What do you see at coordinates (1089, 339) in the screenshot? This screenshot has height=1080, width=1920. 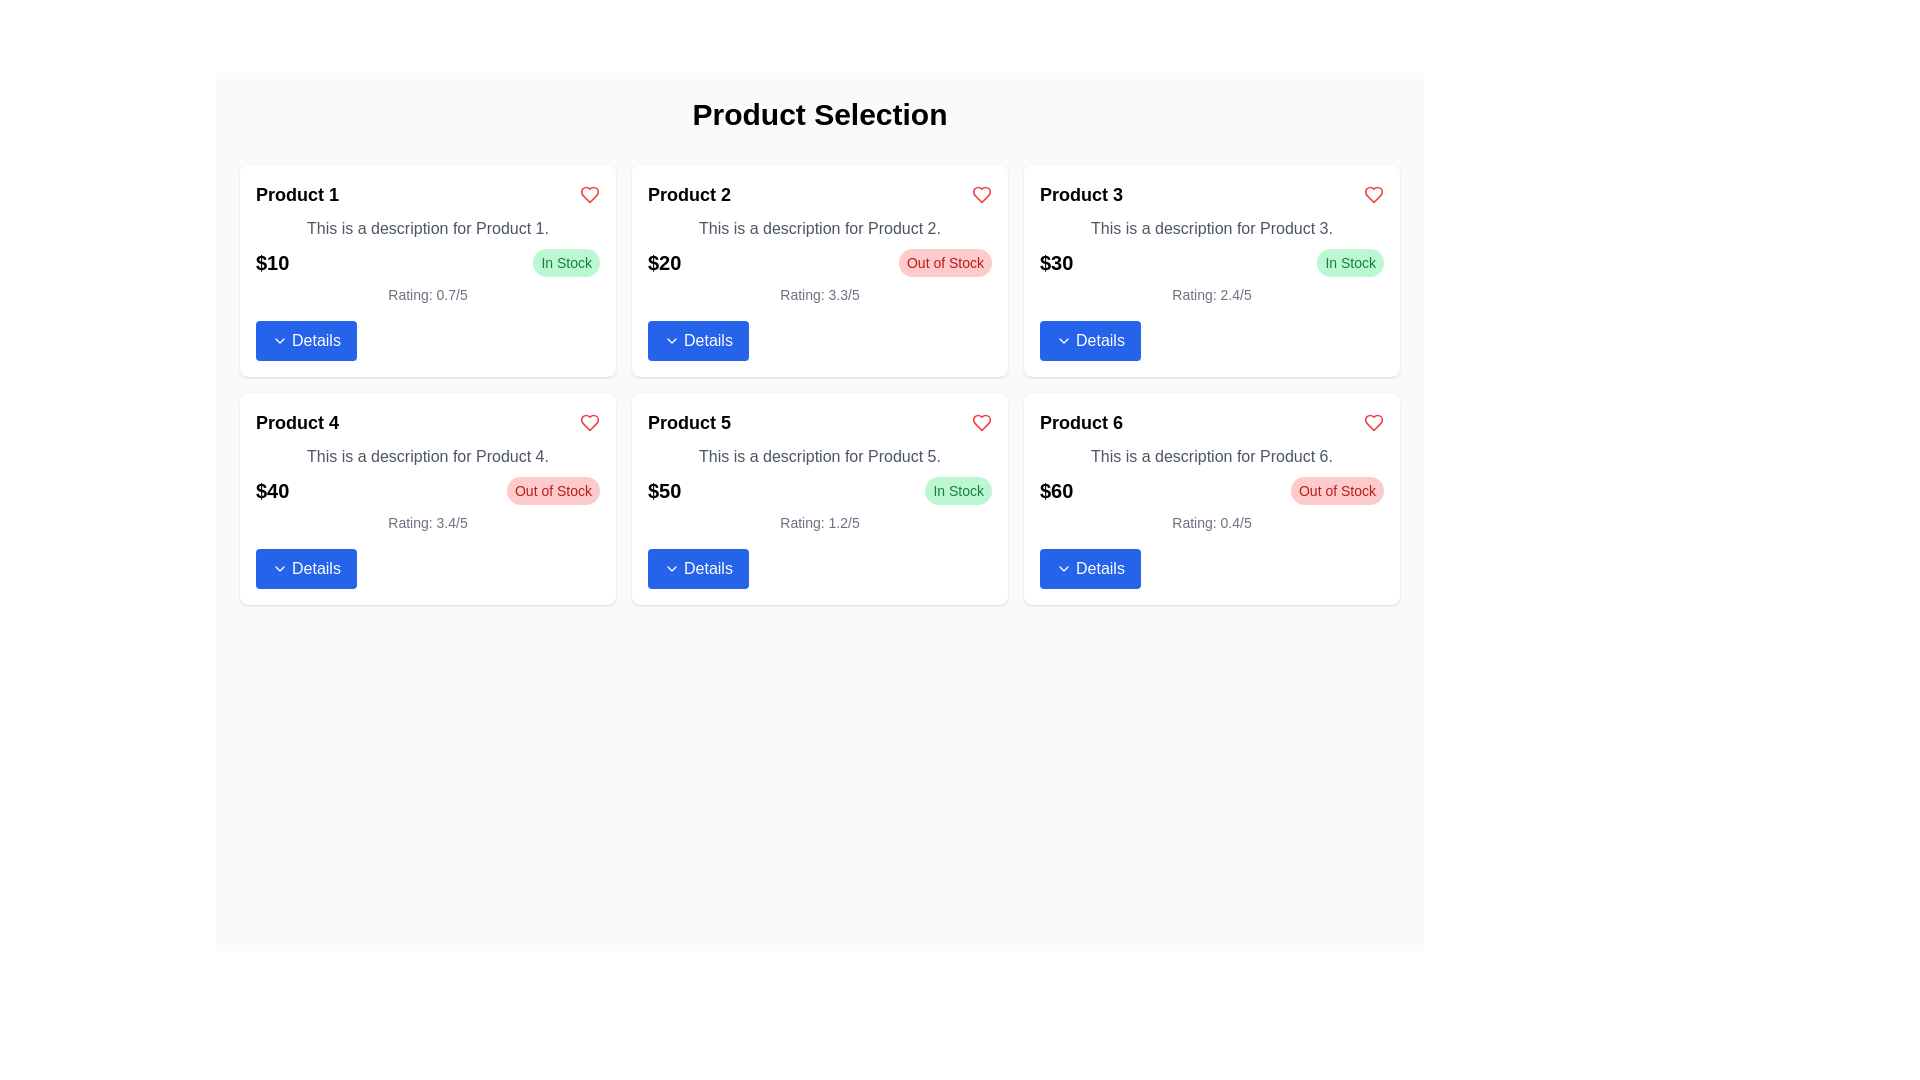 I see `the button located at the bottom of the card for 'Product 3'` at bounding box center [1089, 339].